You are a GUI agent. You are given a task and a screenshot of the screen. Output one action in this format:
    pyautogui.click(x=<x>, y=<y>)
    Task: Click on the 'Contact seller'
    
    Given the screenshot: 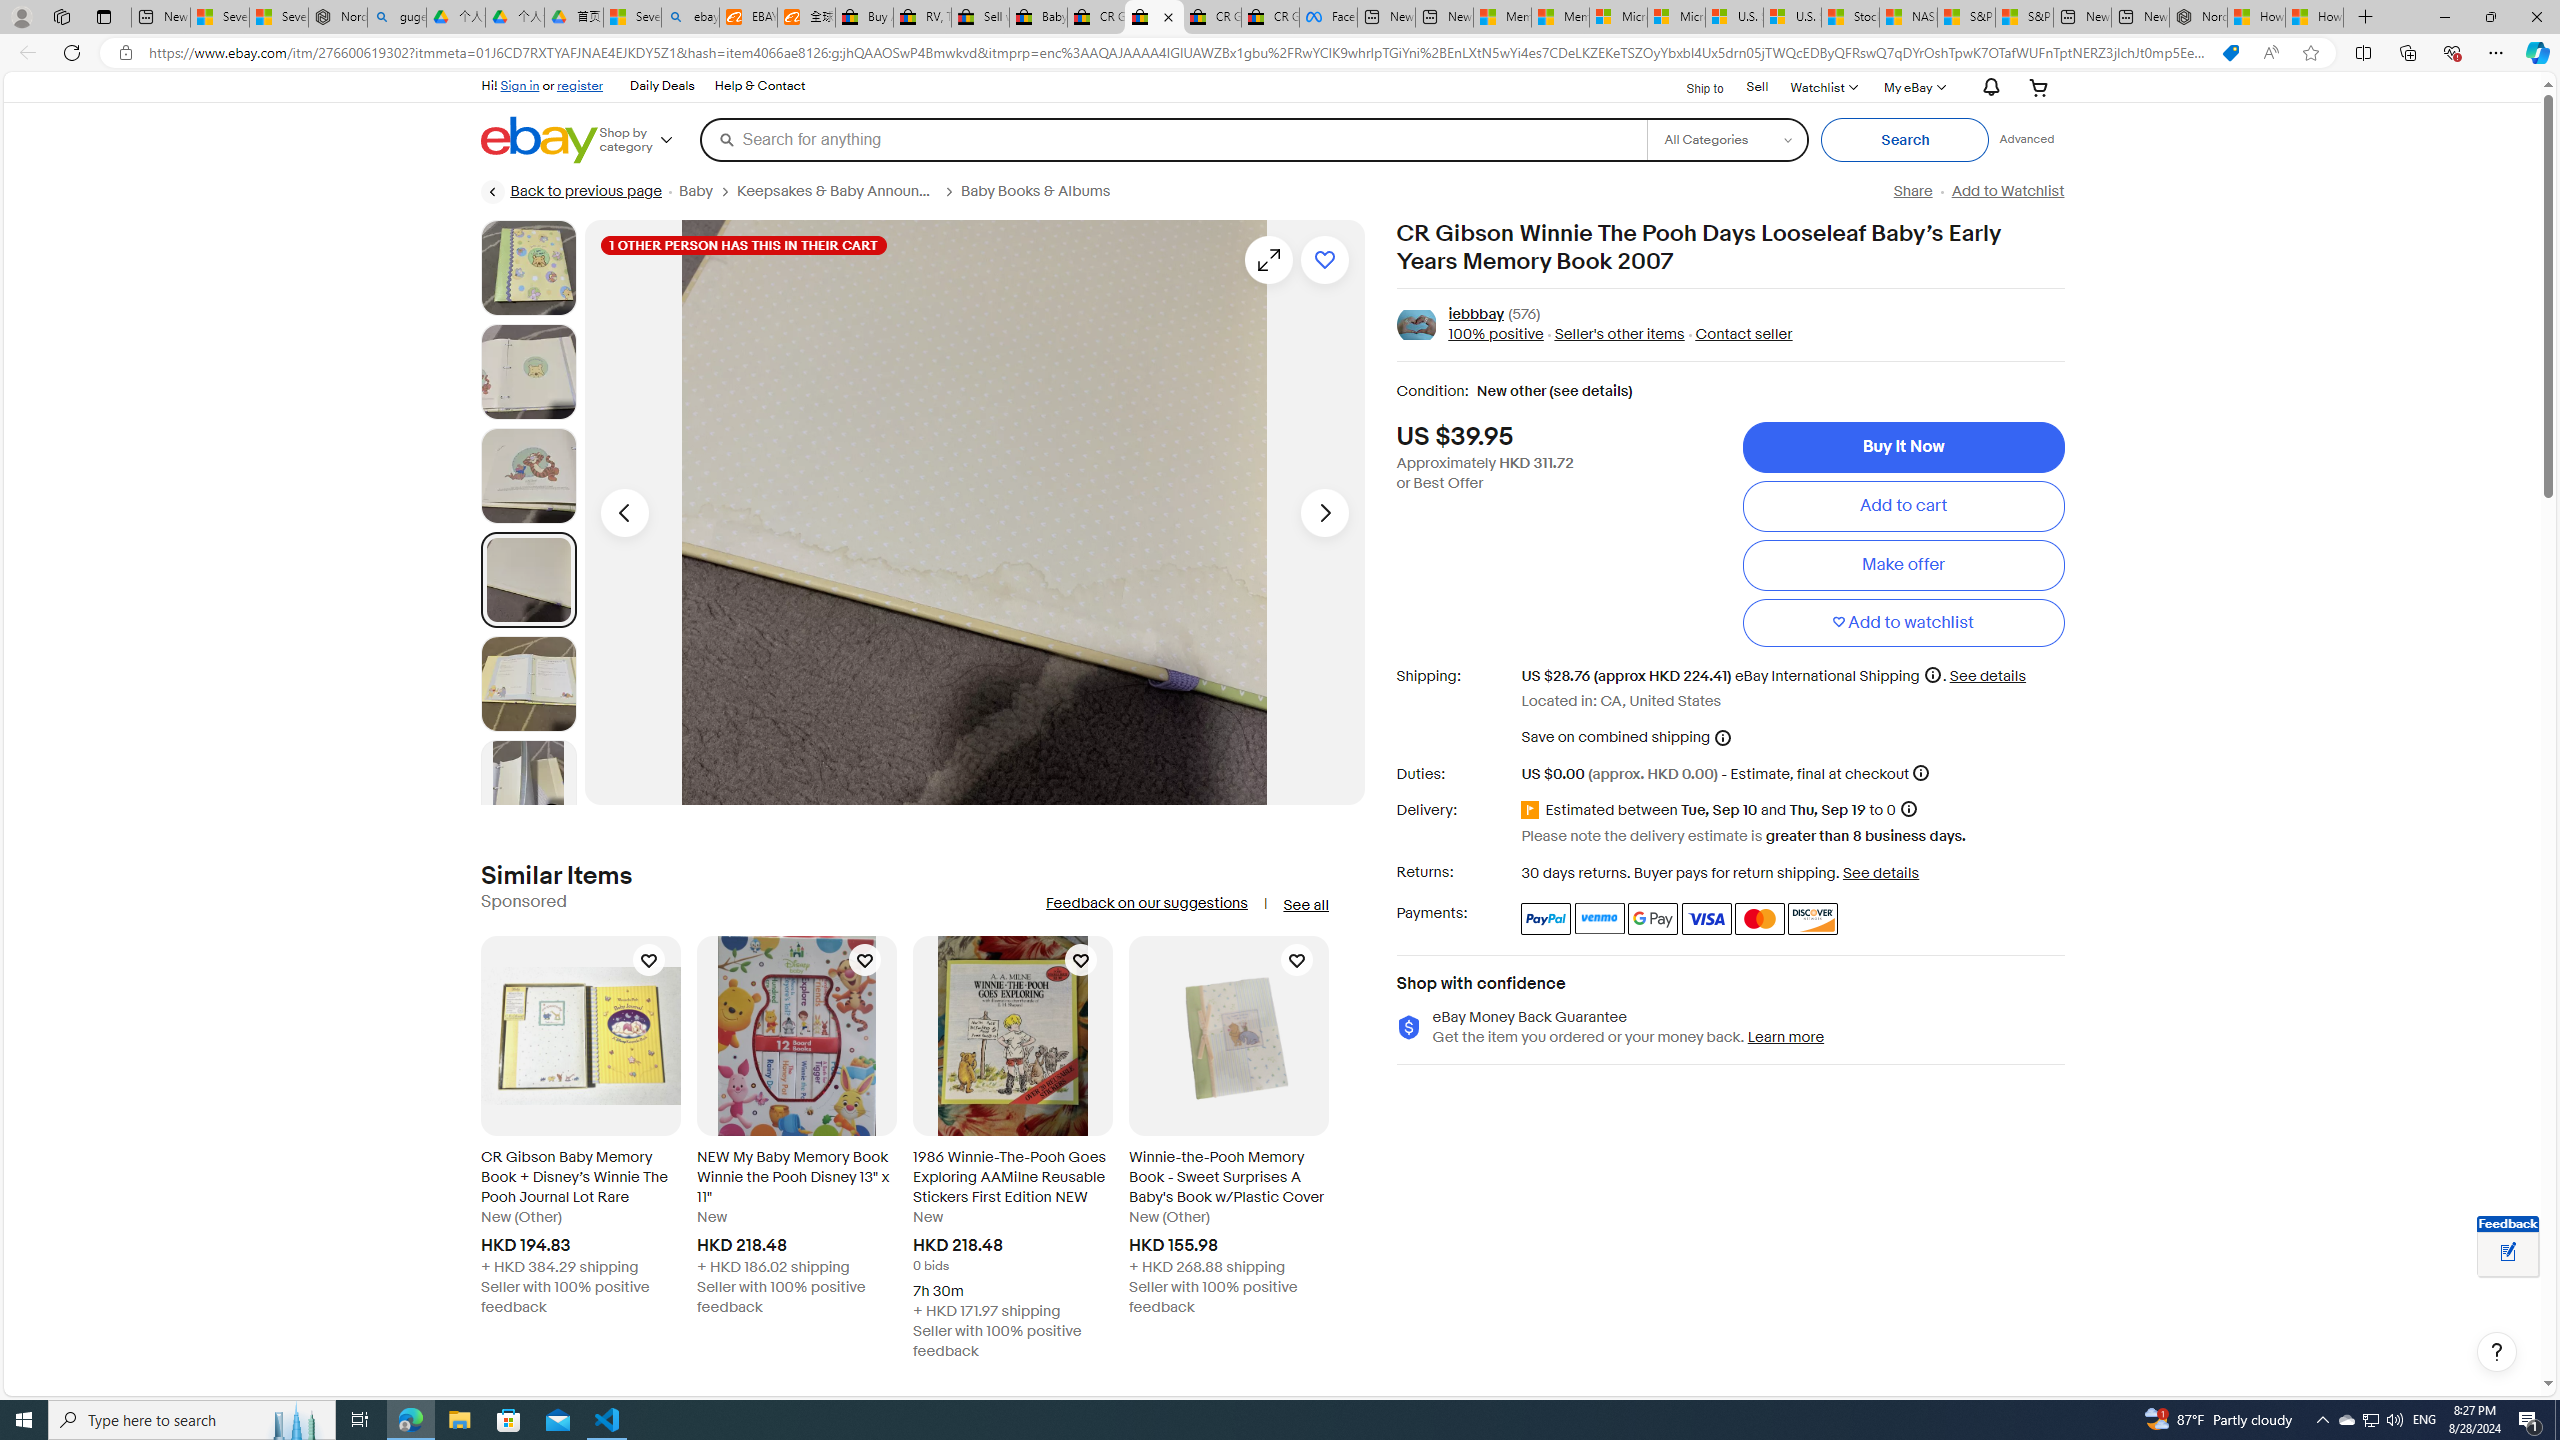 What is the action you would take?
    pyautogui.click(x=1742, y=334)
    